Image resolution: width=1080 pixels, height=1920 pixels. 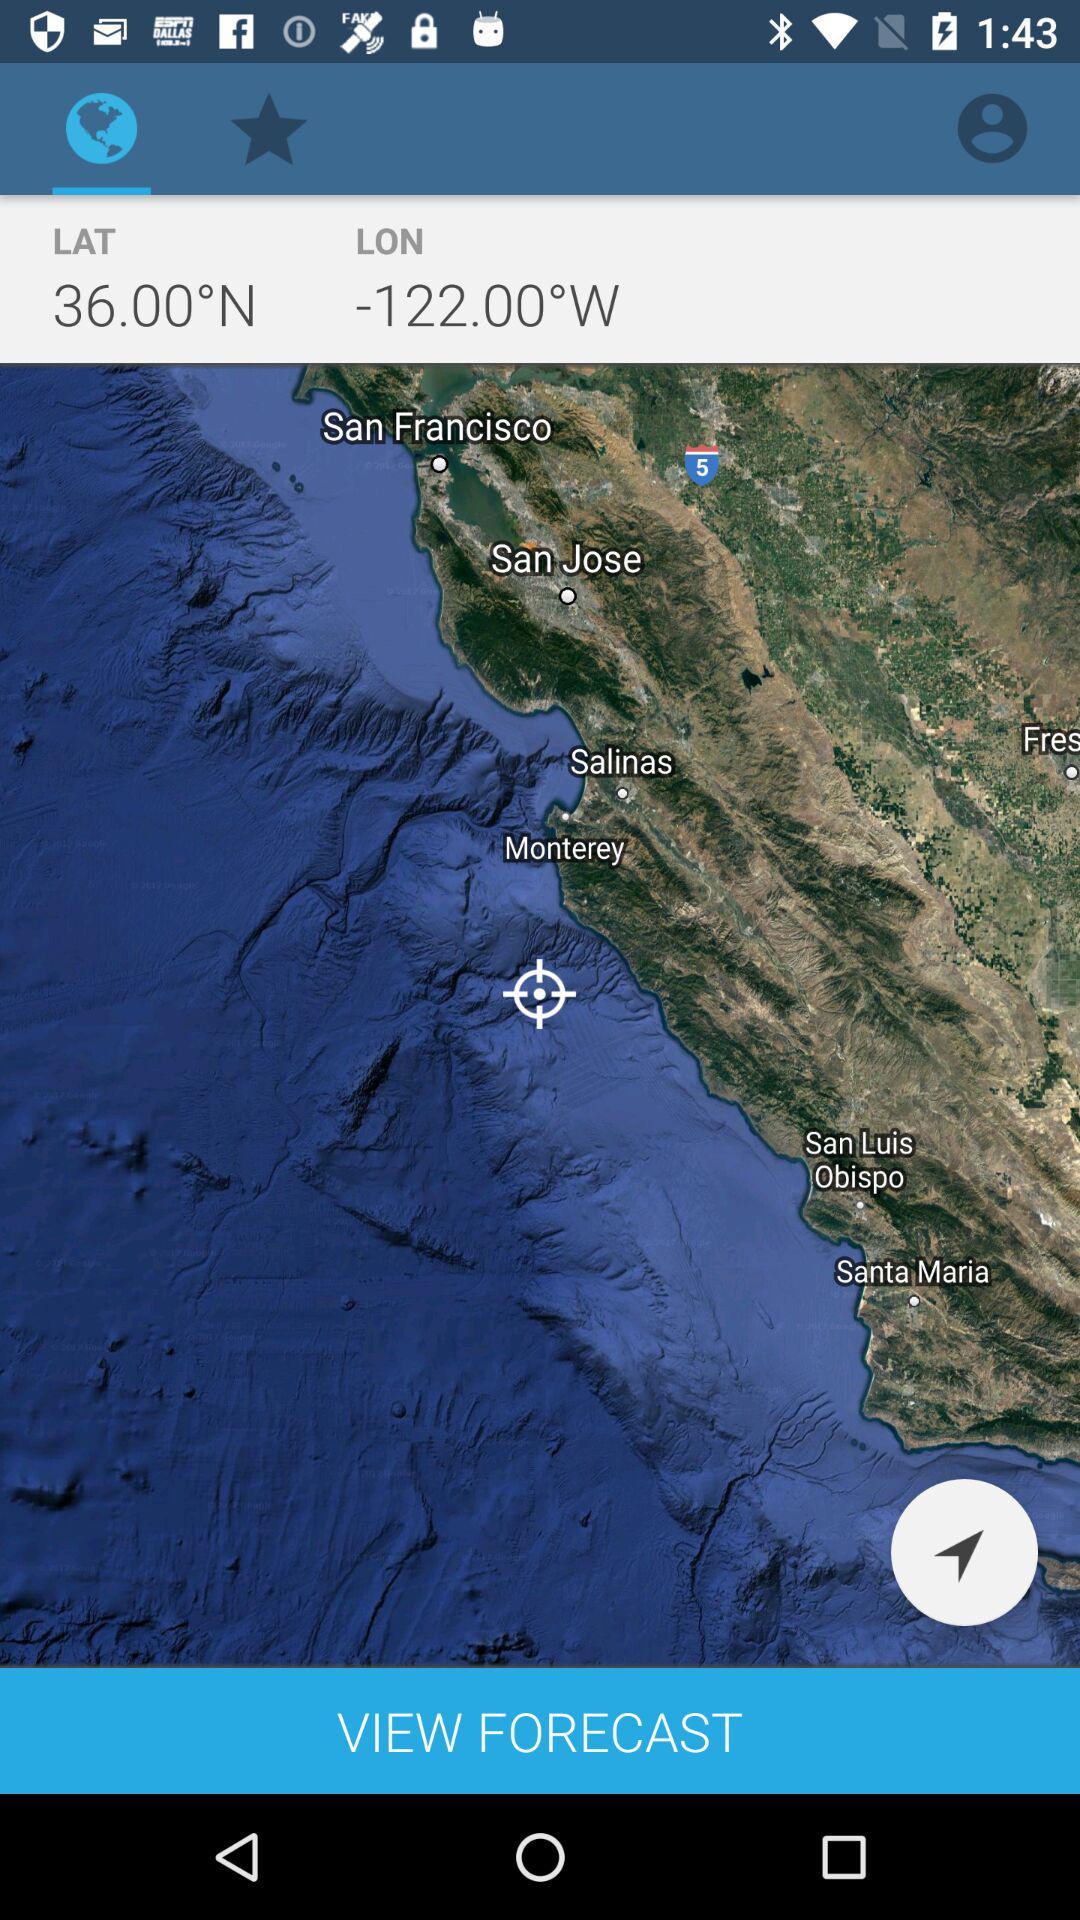 What do you see at coordinates (992, 127) in the screenshot?
I see `icon at the top right corner` at bounding box center [992, 127].